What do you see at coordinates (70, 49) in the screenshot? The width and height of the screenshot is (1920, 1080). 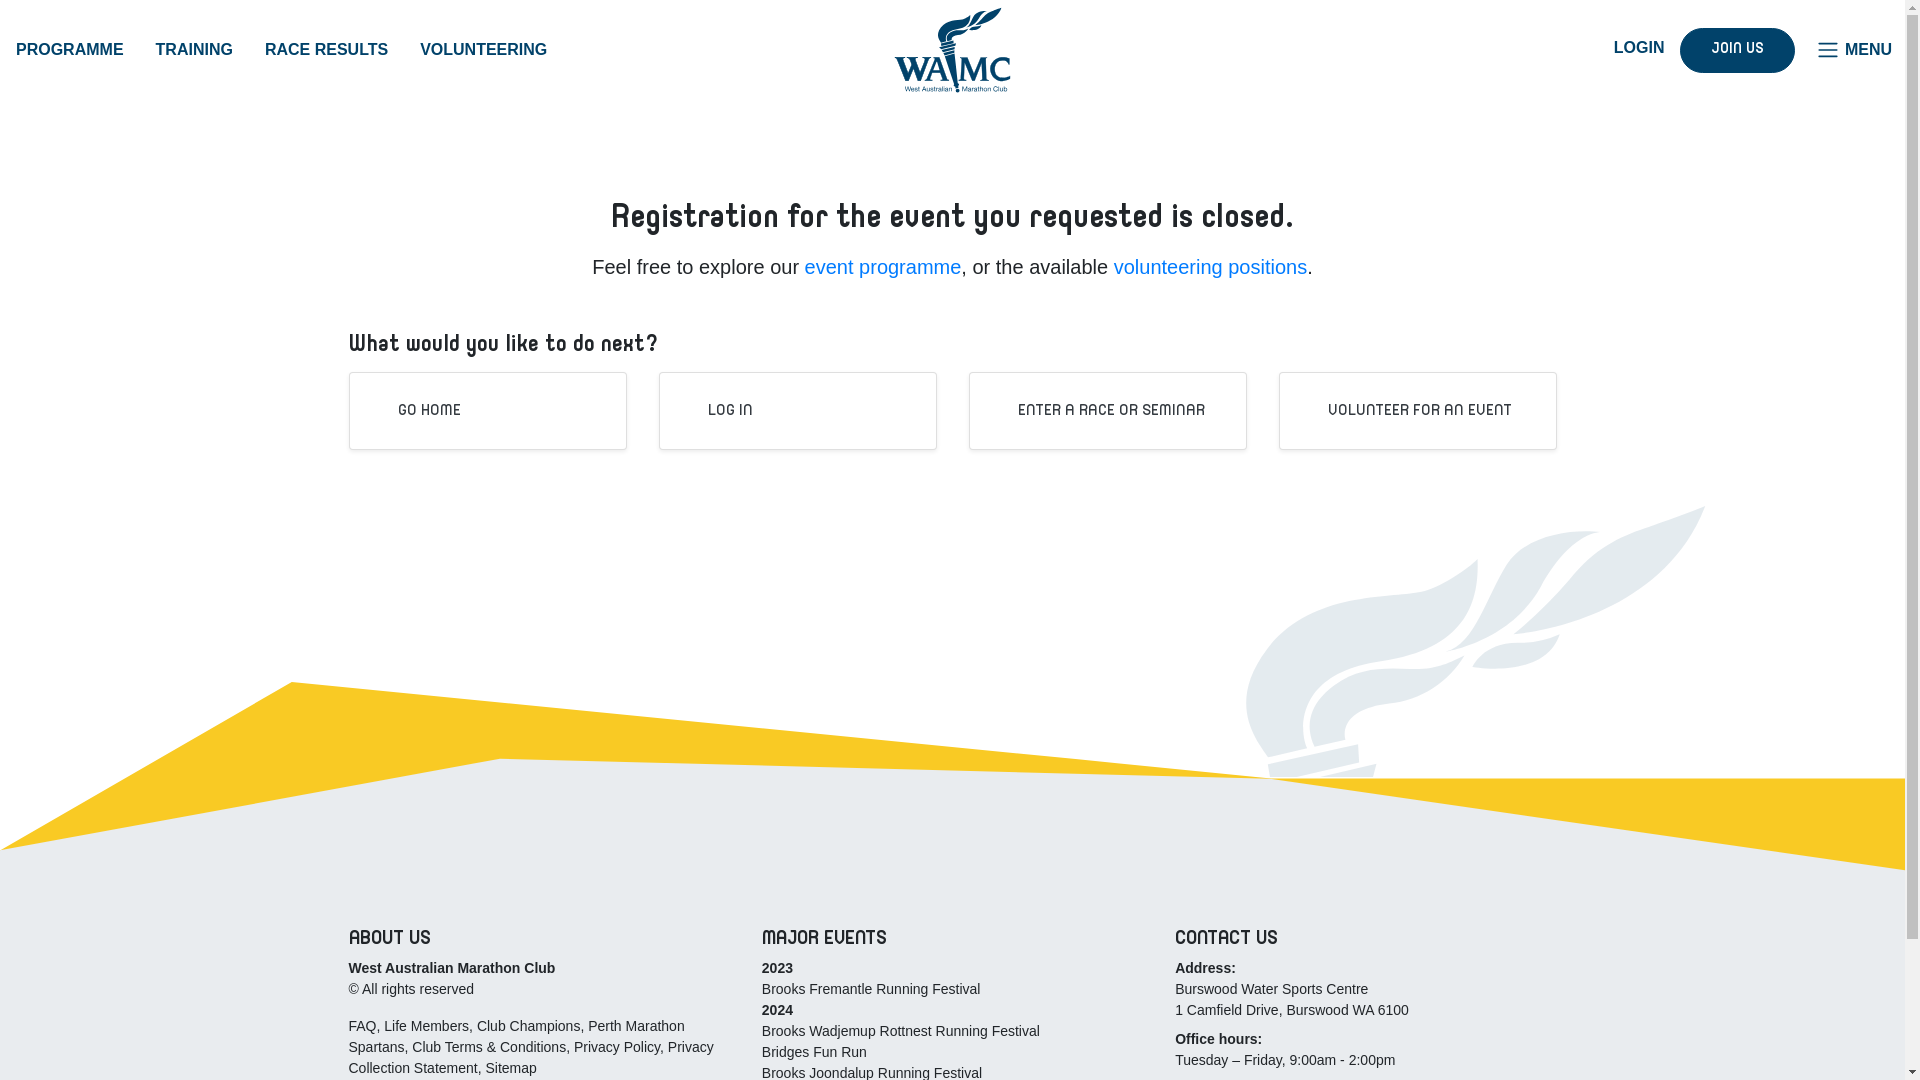 I see `'PROGRAMME'` at bounding box center [70, 49].